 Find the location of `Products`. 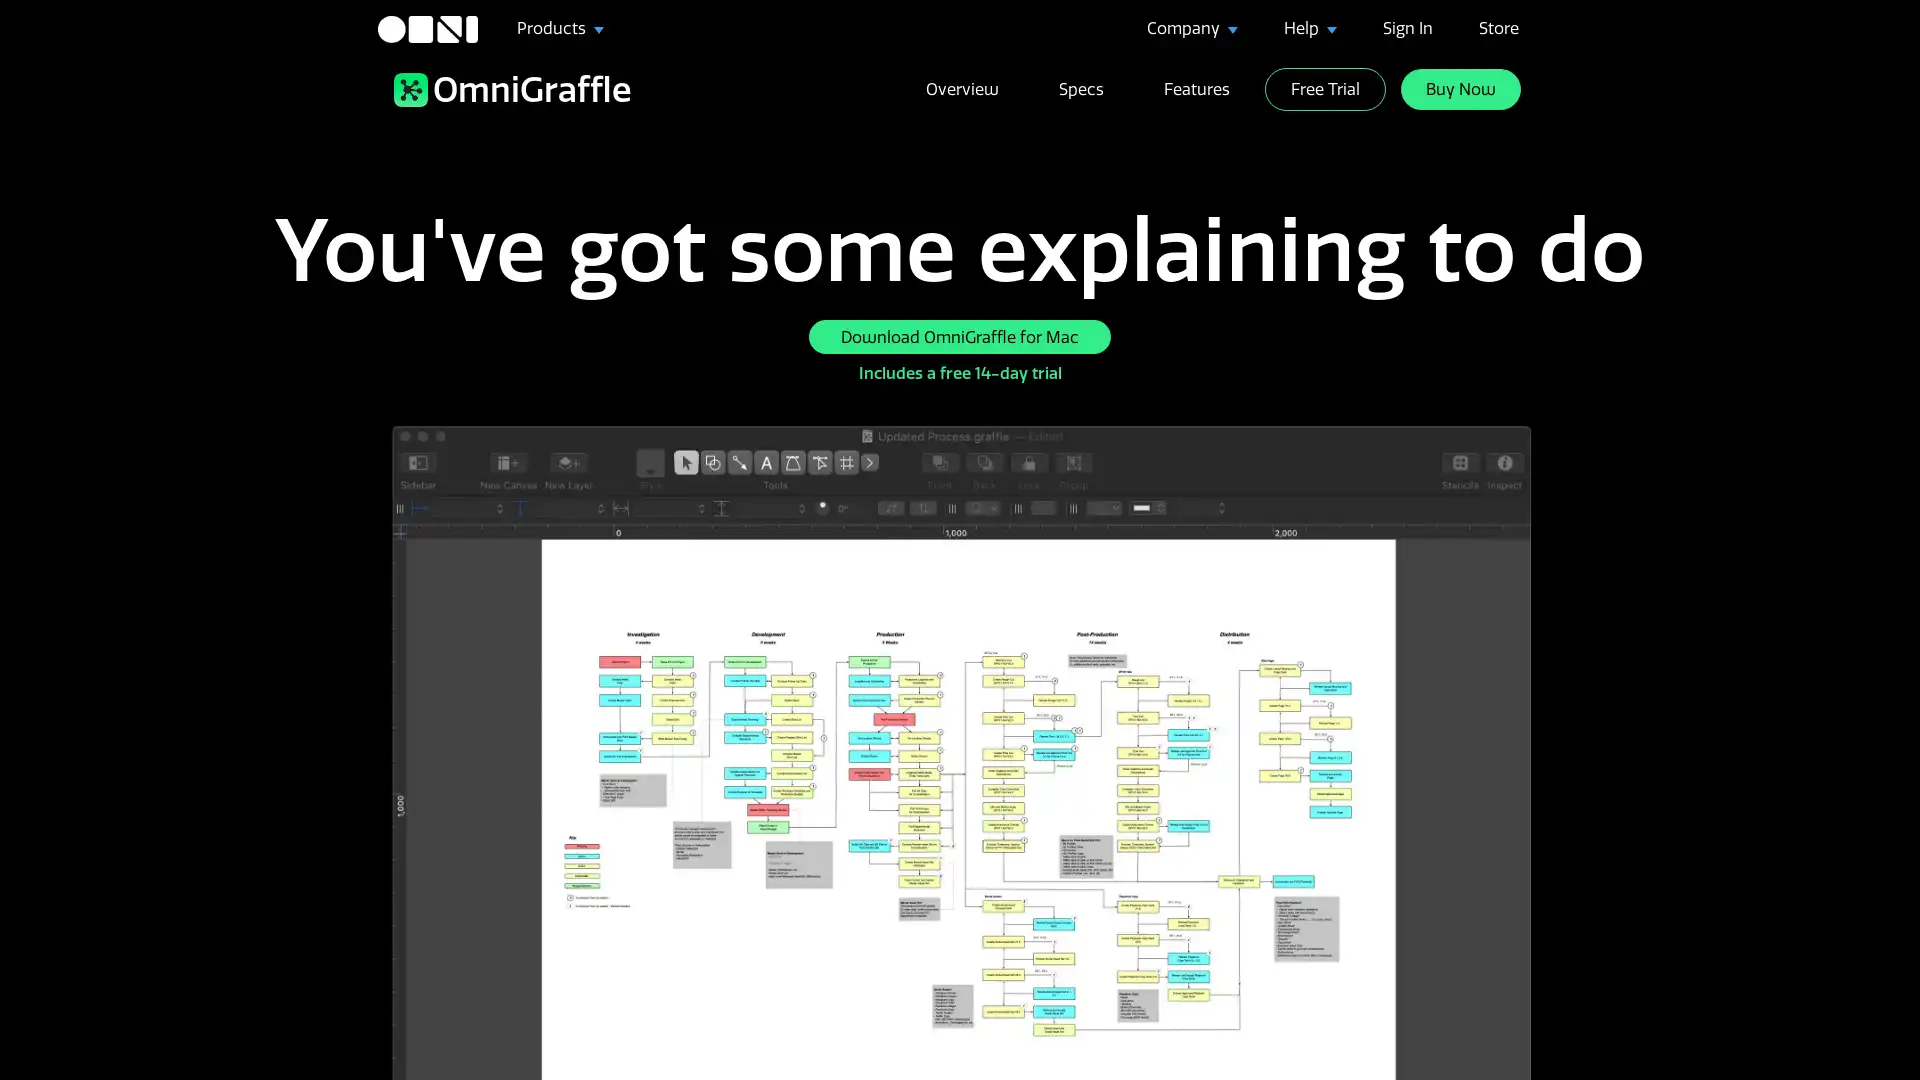

Products is located at coordinates (560, 27).